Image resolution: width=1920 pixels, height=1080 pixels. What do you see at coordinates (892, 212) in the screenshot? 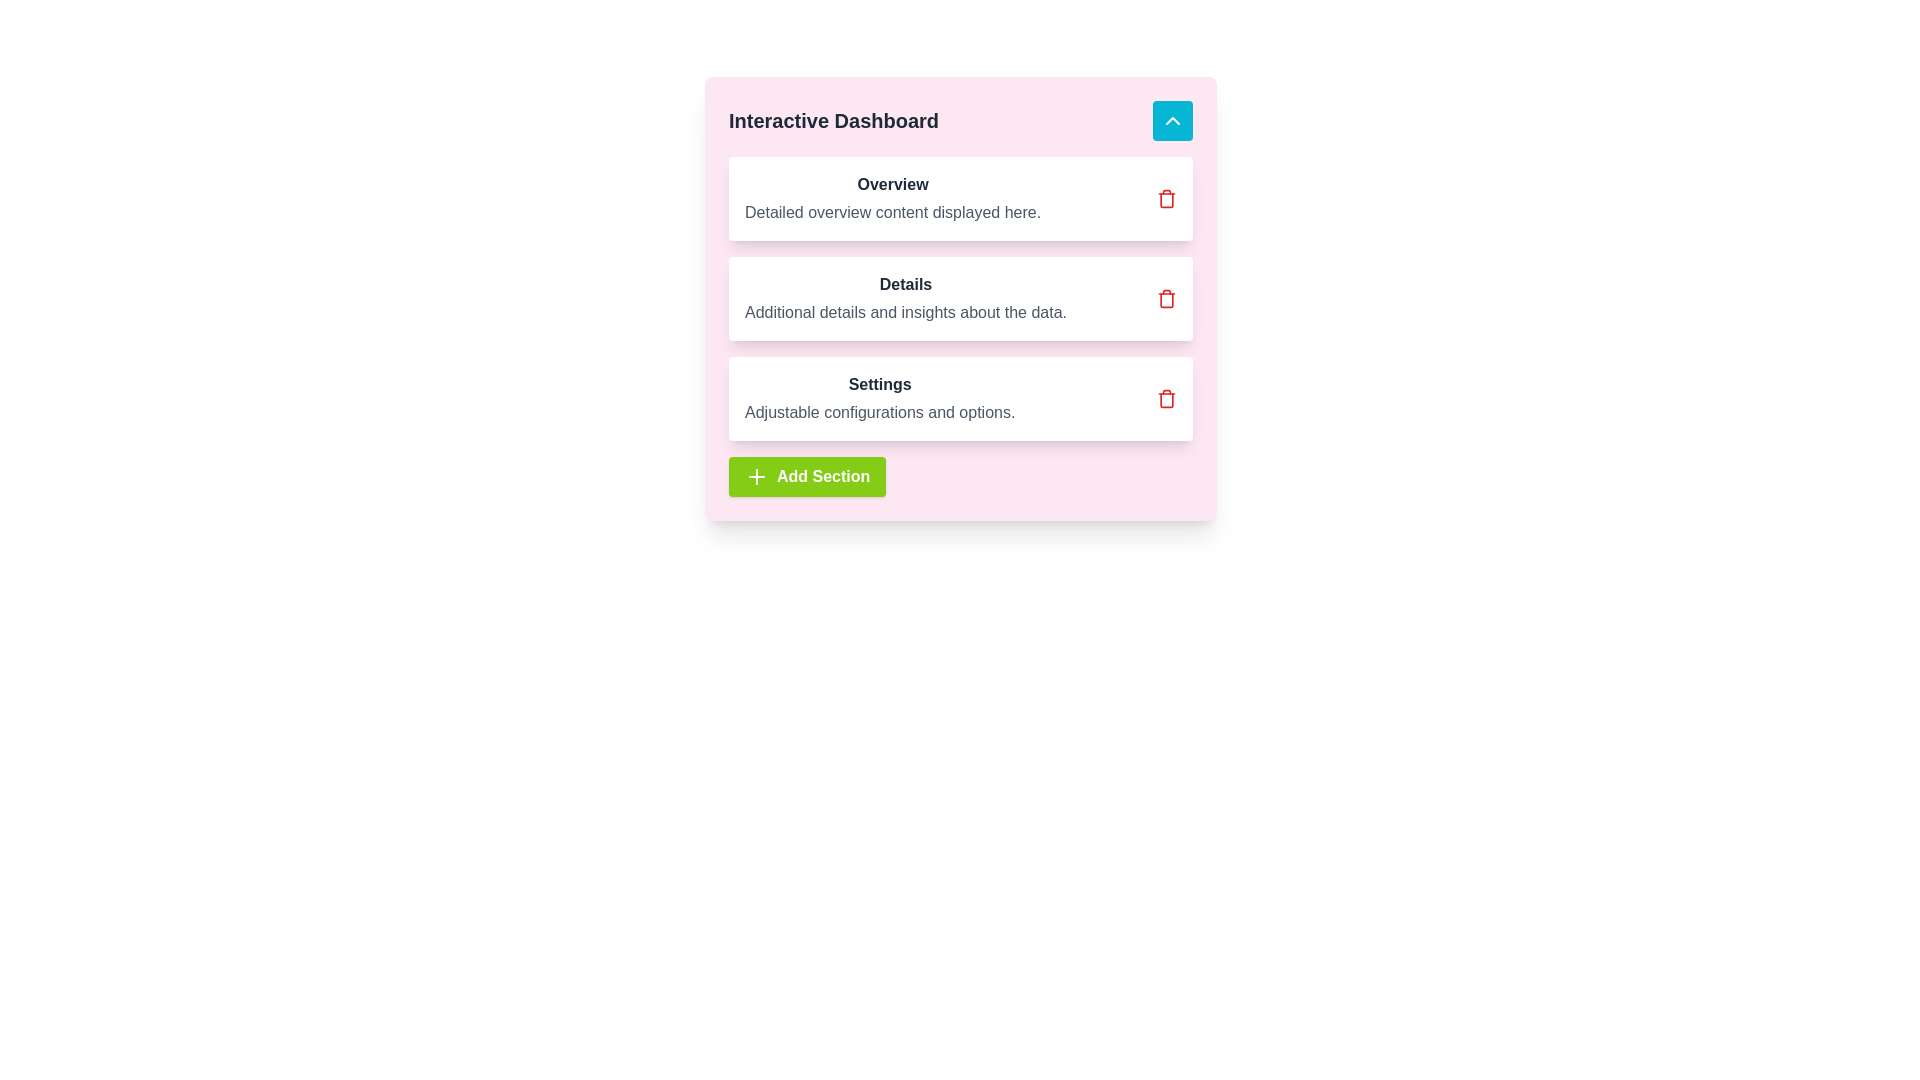
I see `the Text block located within the 'Overview' card, directly below the title 'Overview'` at bounding box center [892, 212].